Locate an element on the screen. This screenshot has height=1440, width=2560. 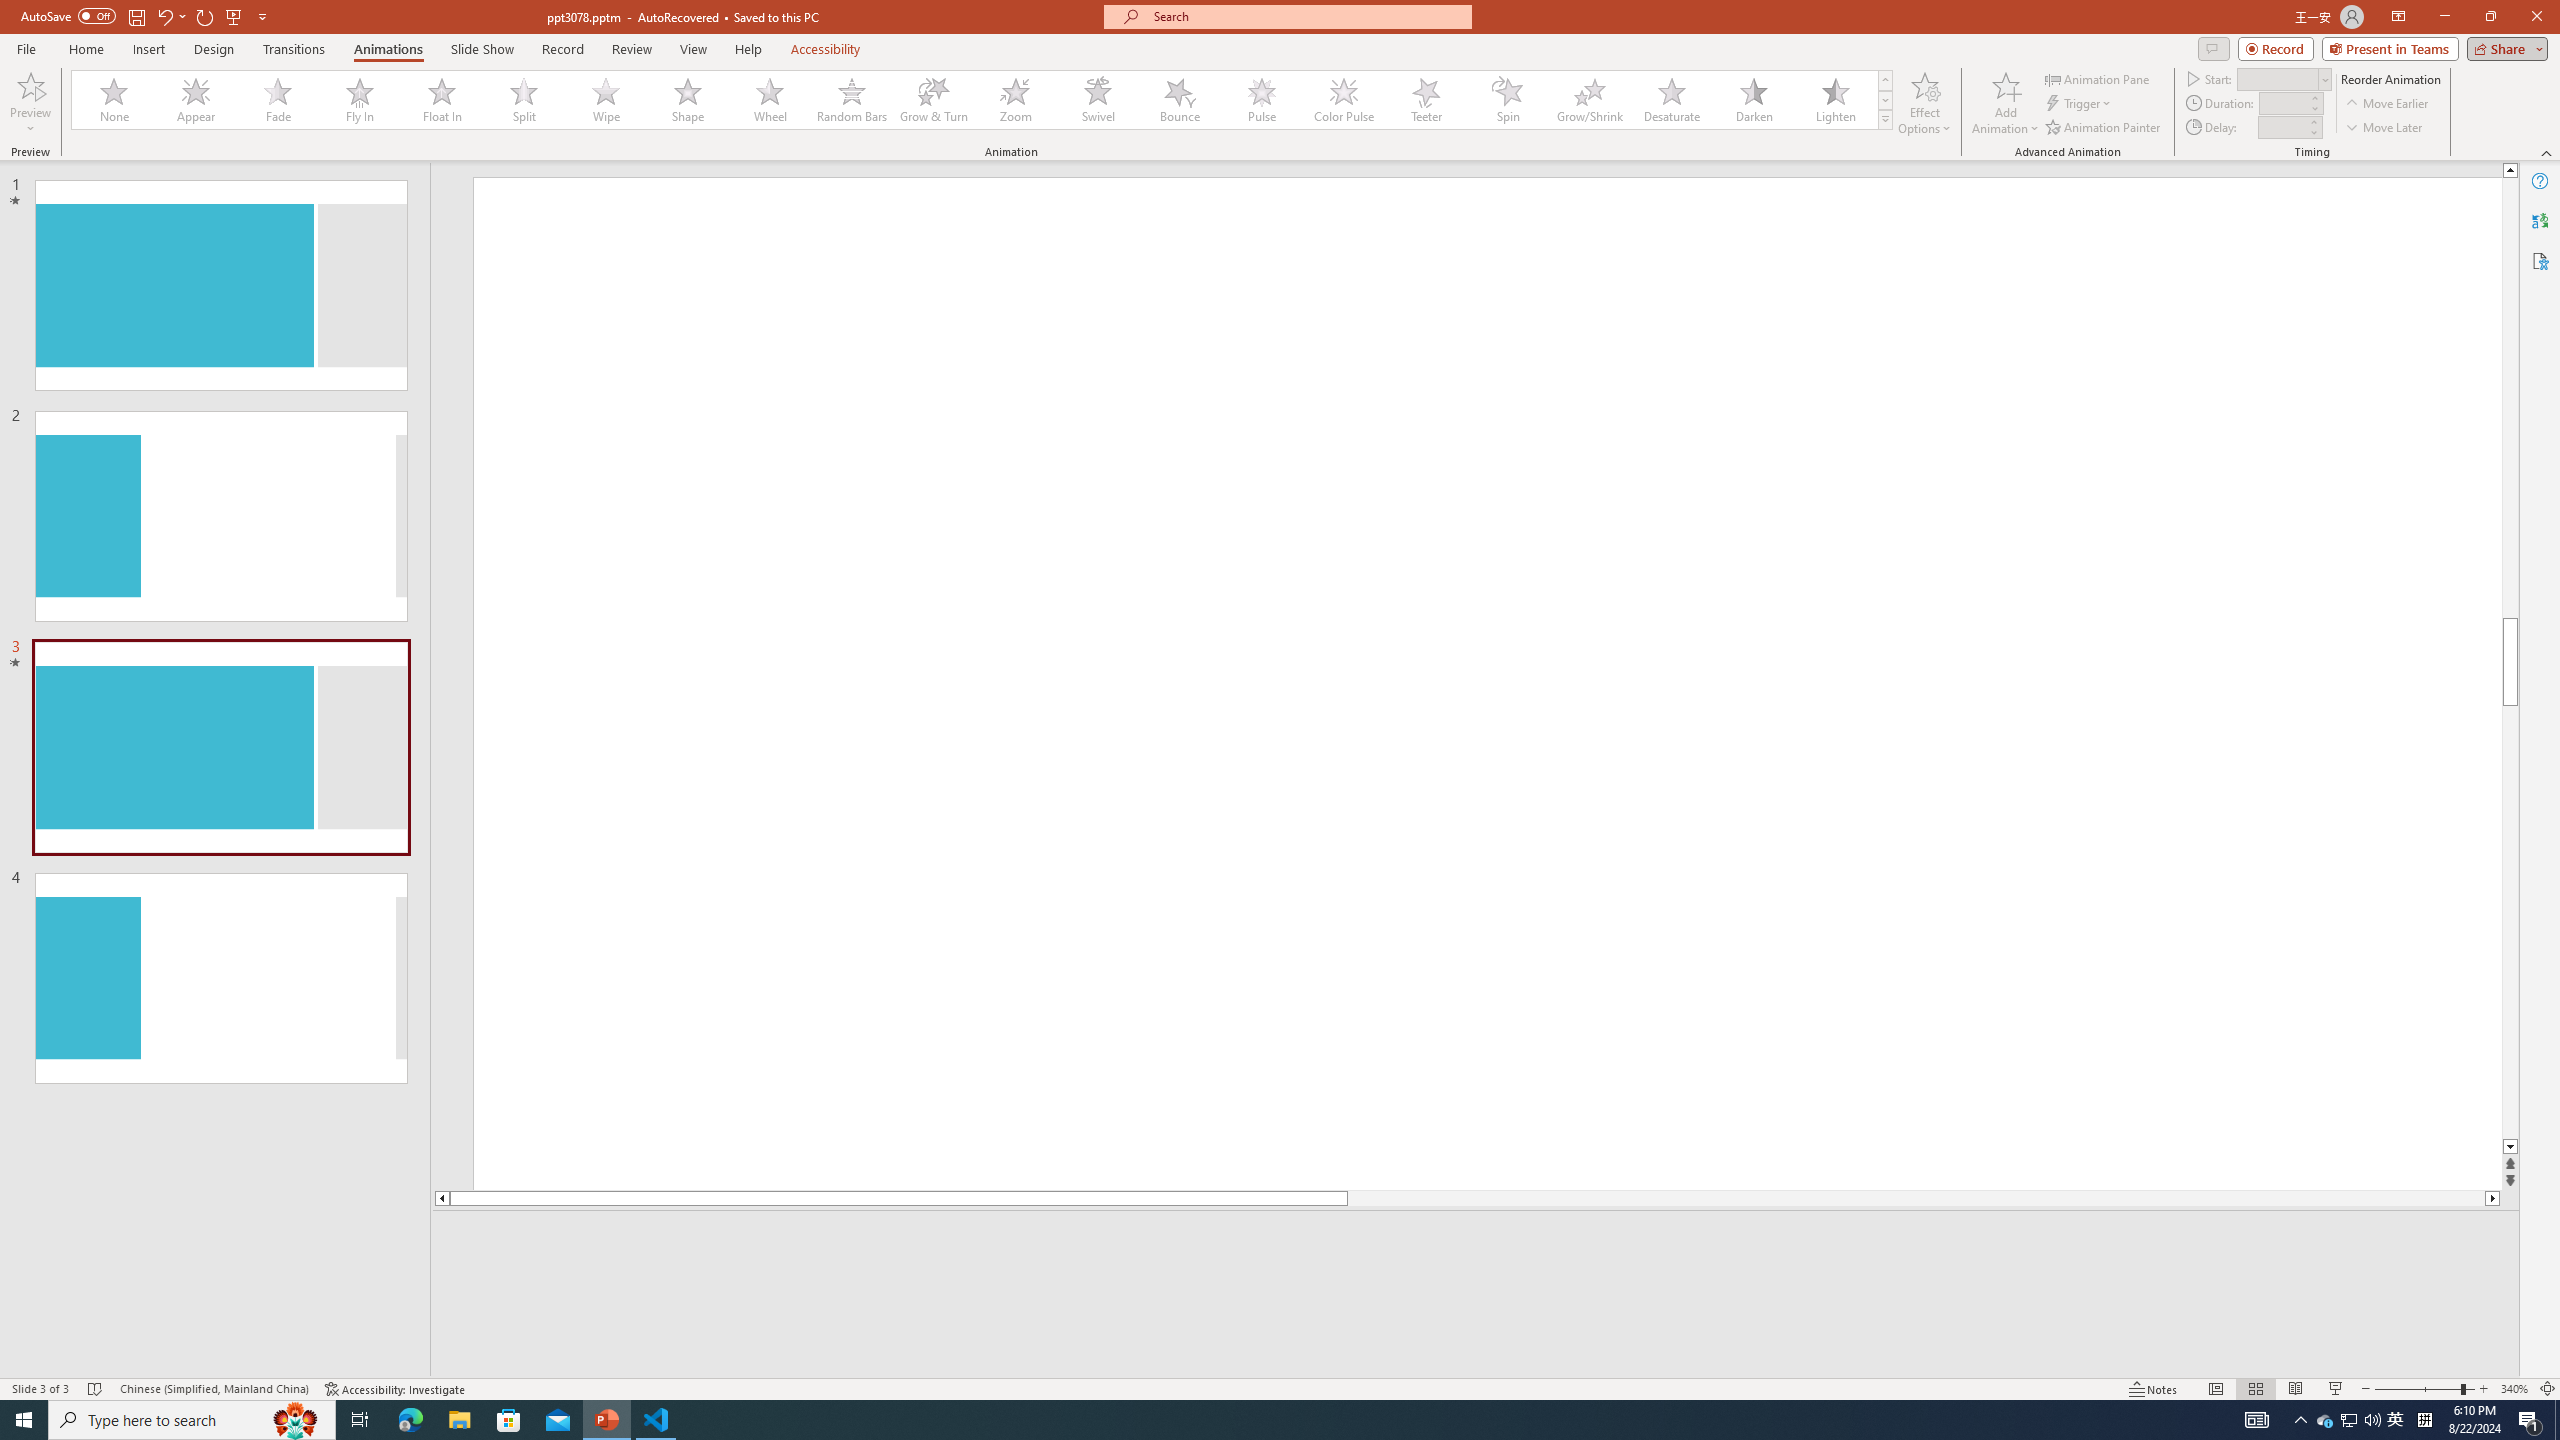
'None' is located at coordinates (114, 99).